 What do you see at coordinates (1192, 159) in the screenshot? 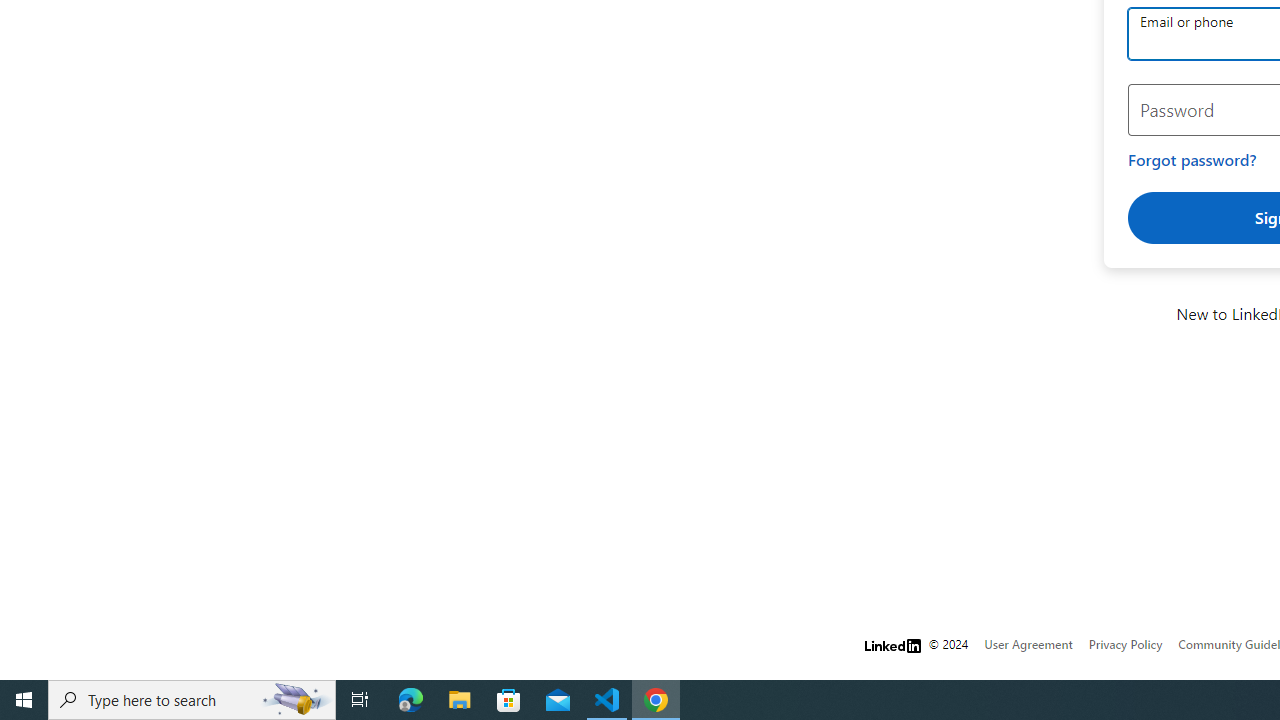
I see `'Forgot password?'` at bounding box center [1192, 159].